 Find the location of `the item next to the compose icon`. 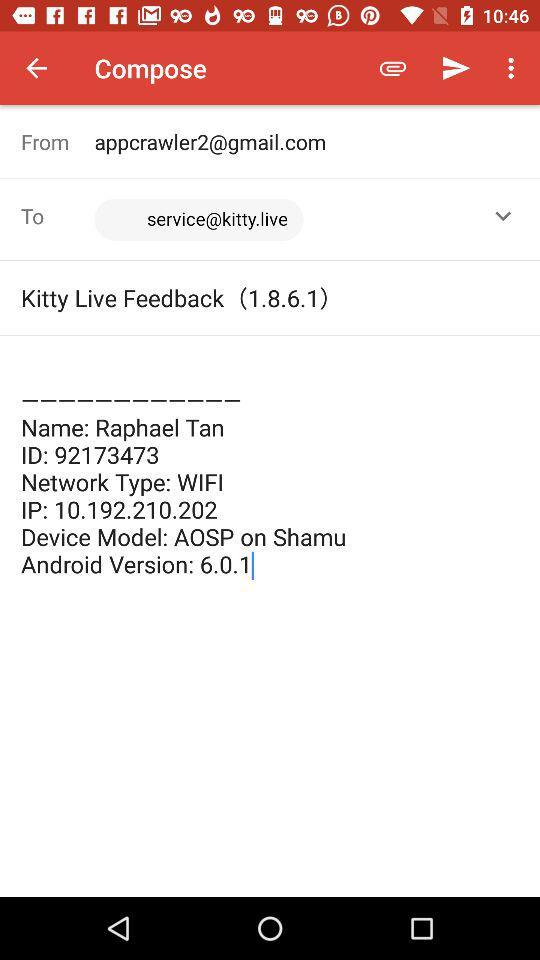

the item next to the compose icon is located at coordinates (393, 68).